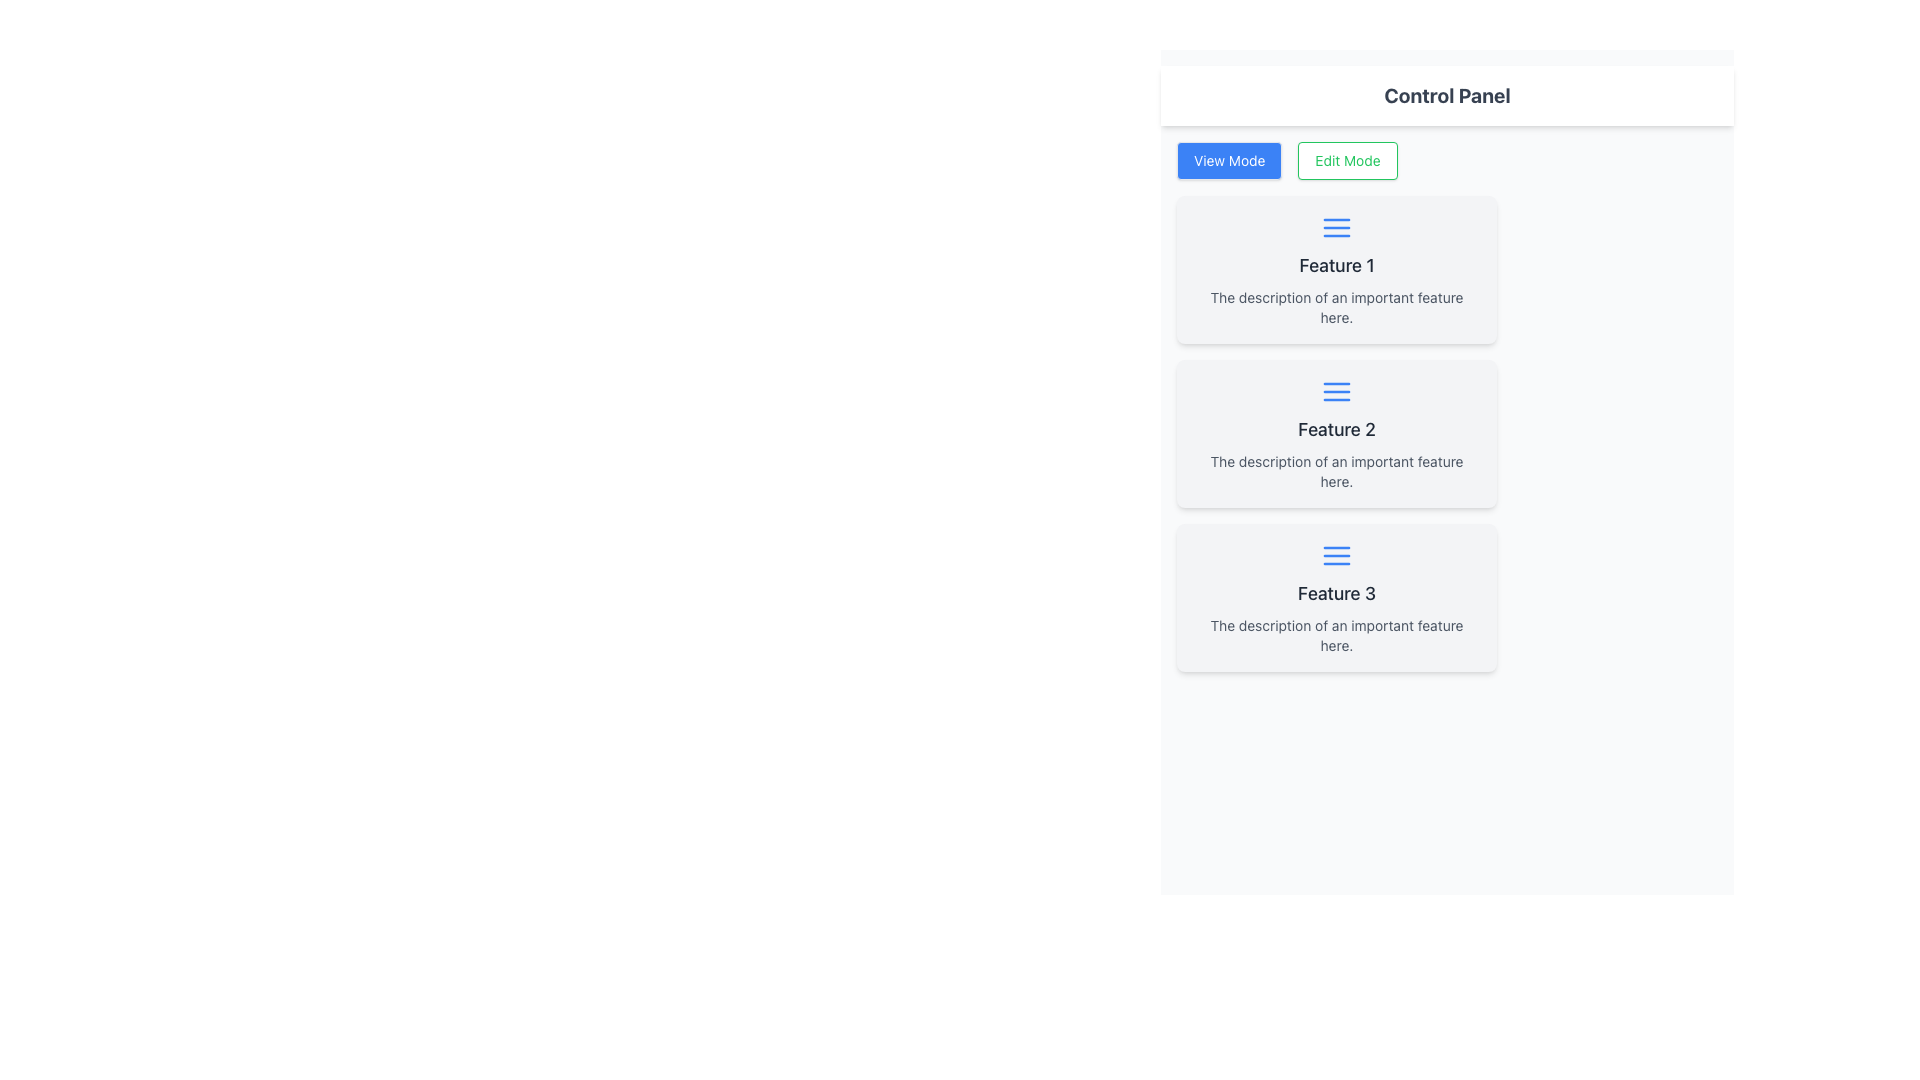  Describe the element at coordinates (1228, 160) in the screenshot. I see `the rectangular blue button labeled 'View Mode'` at that location.